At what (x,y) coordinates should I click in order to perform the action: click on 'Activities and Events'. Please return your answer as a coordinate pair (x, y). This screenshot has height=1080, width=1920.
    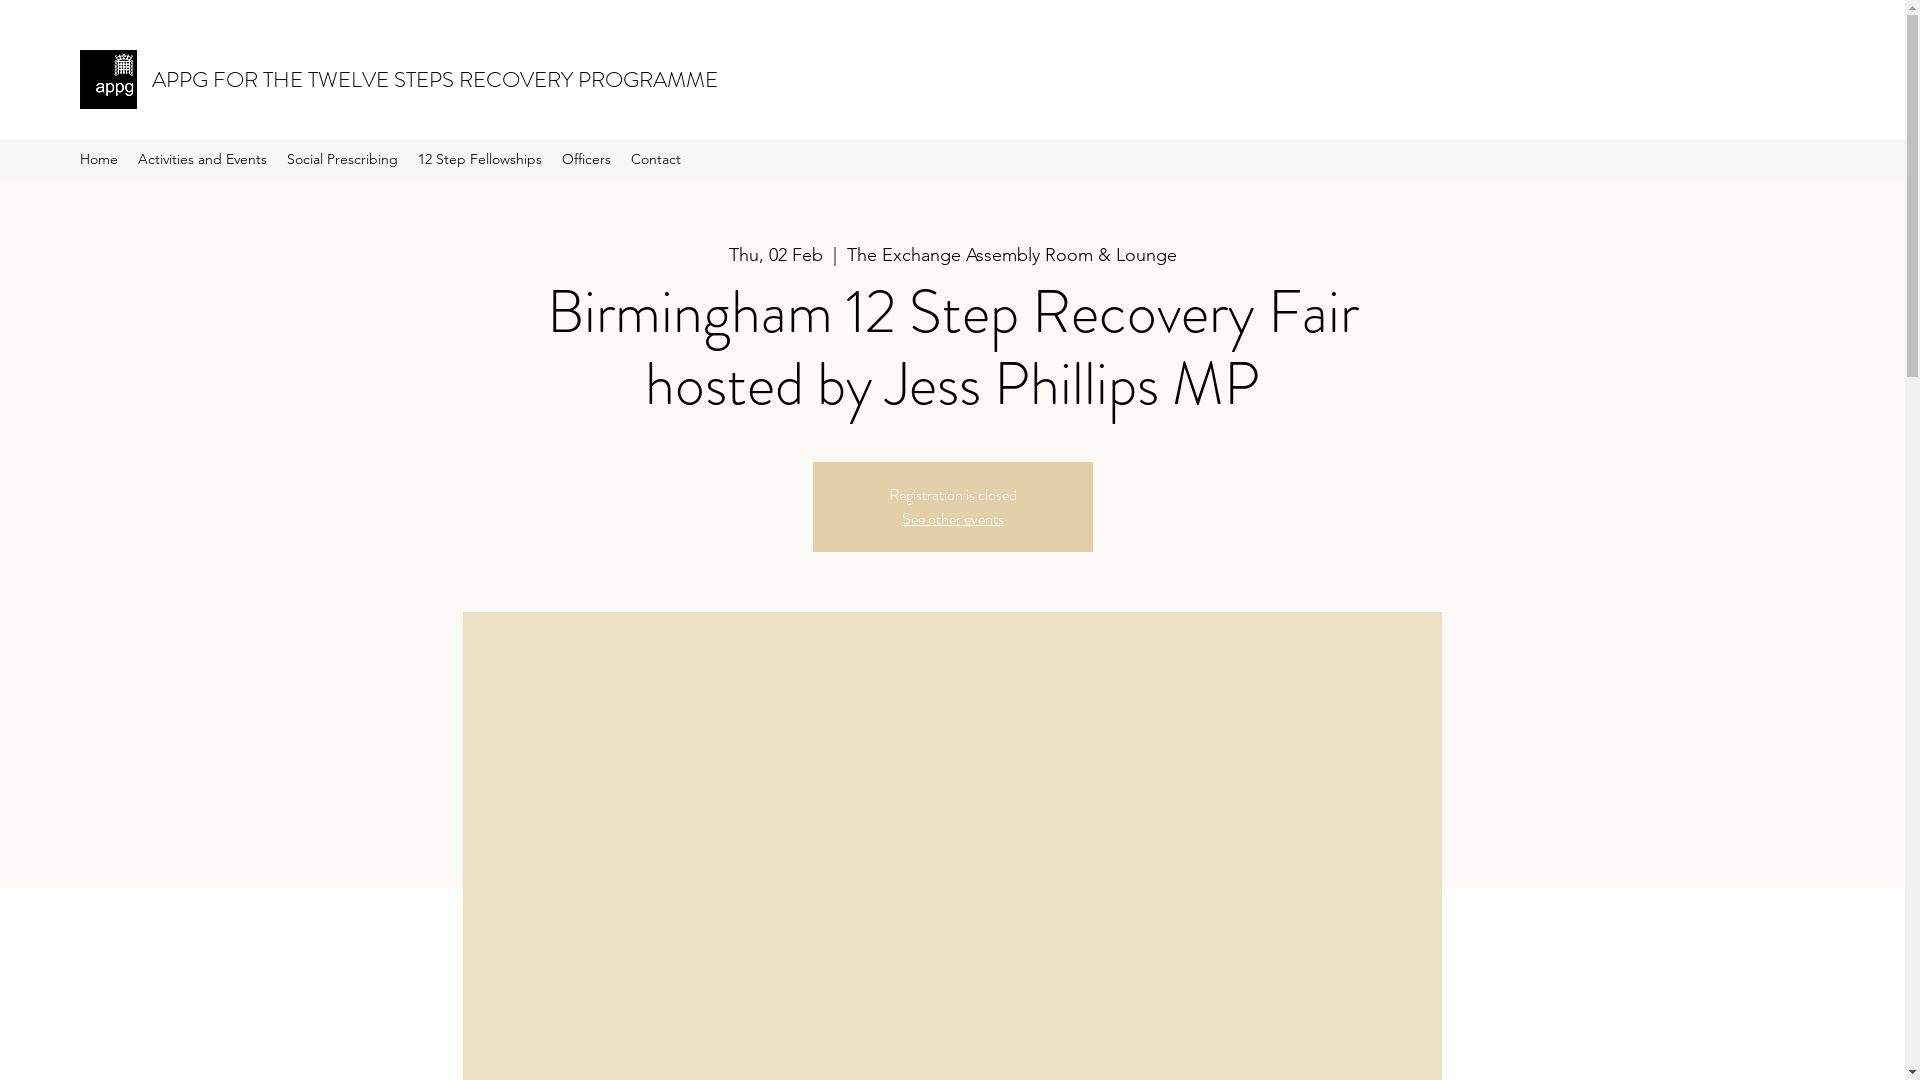
    Looking at the image, I should click on (202, 157).